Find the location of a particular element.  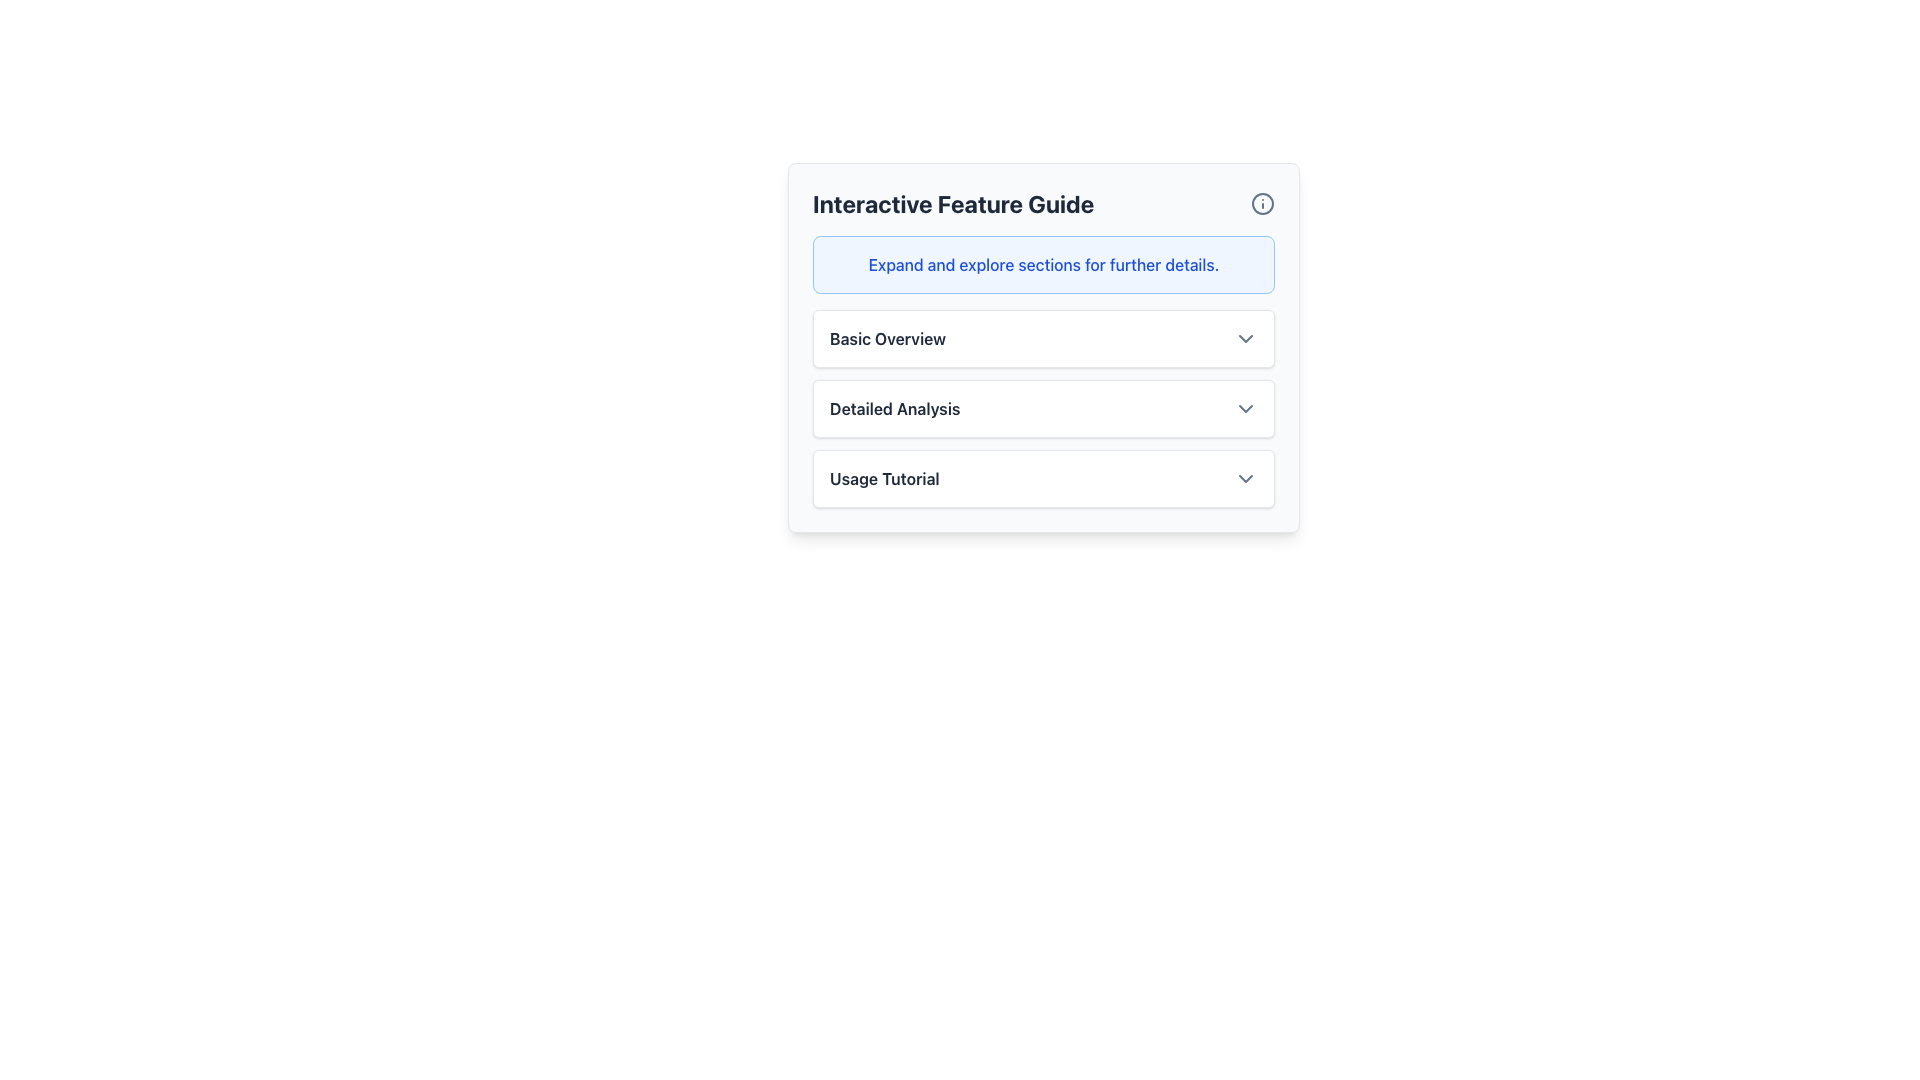

the chevron icon is located at coordinates (1245, 407).